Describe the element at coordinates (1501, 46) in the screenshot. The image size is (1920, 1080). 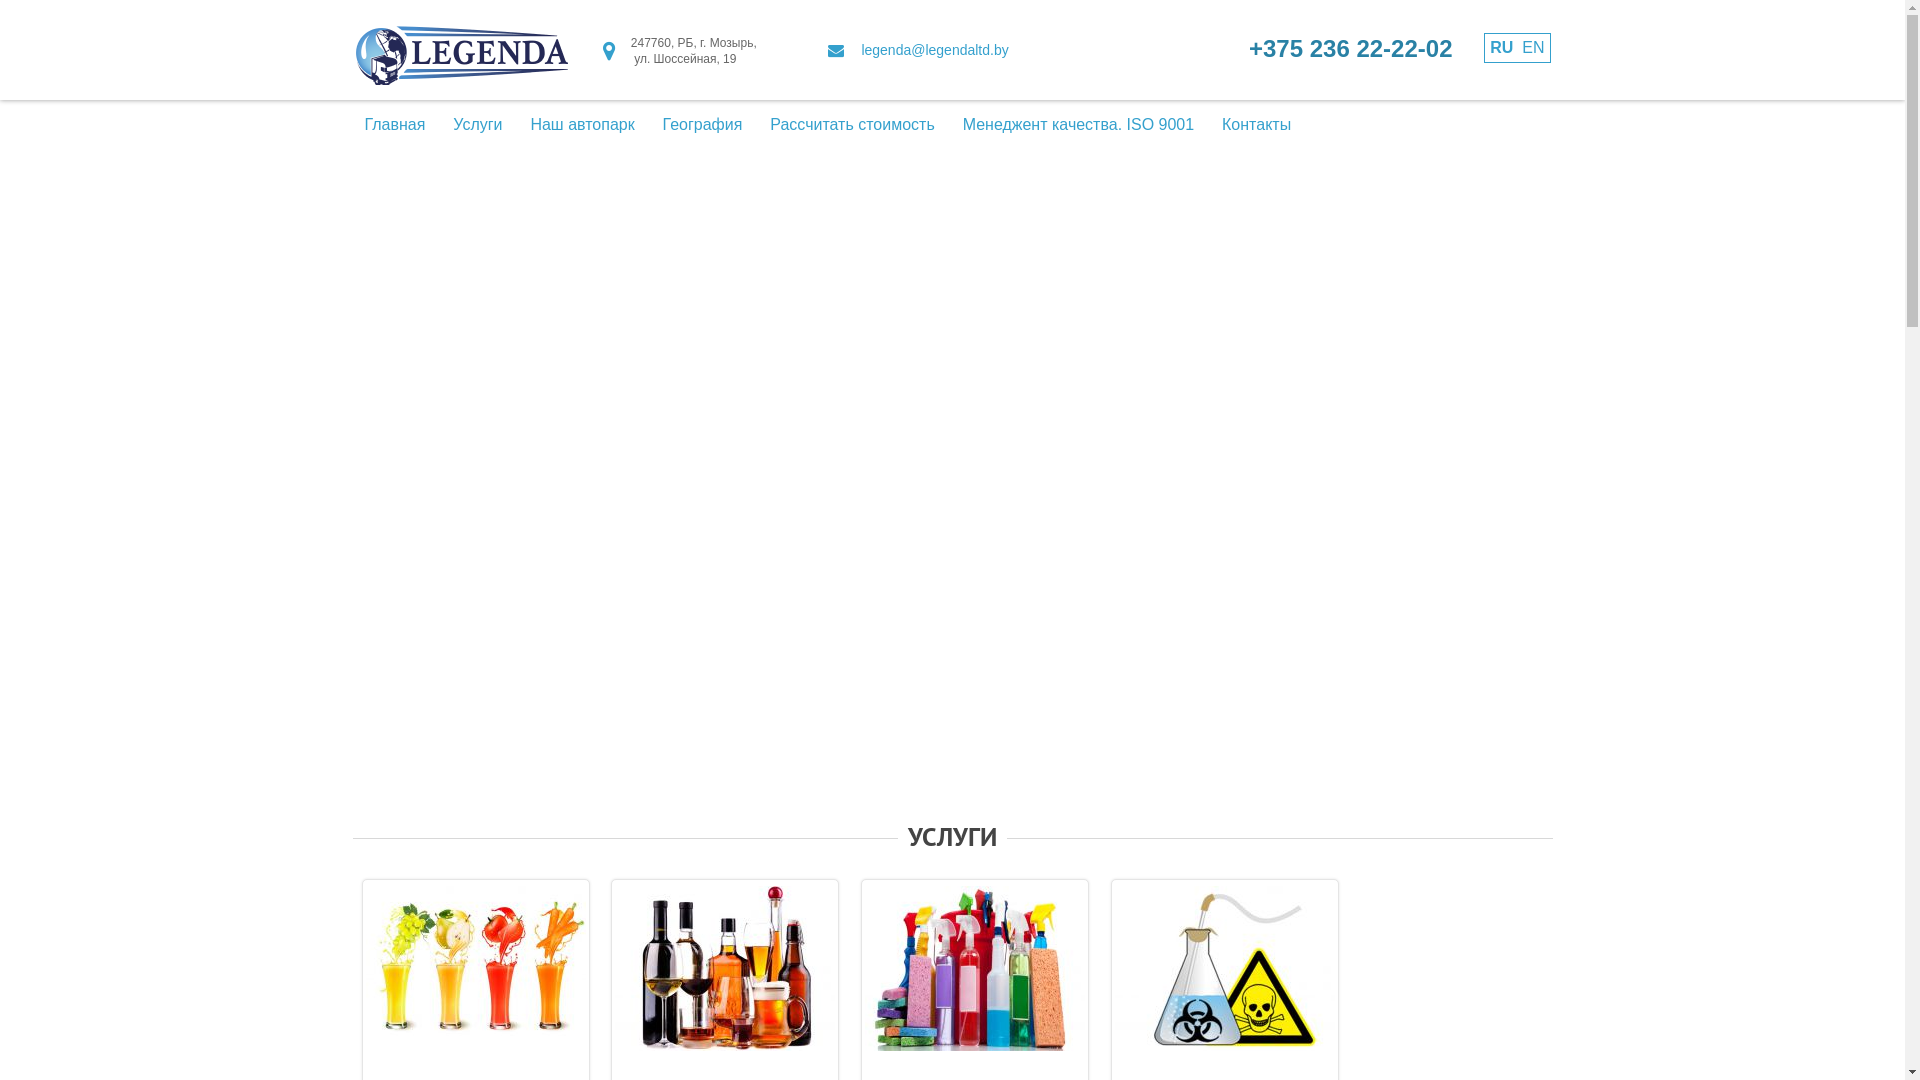
I see `'RU'` at that location.